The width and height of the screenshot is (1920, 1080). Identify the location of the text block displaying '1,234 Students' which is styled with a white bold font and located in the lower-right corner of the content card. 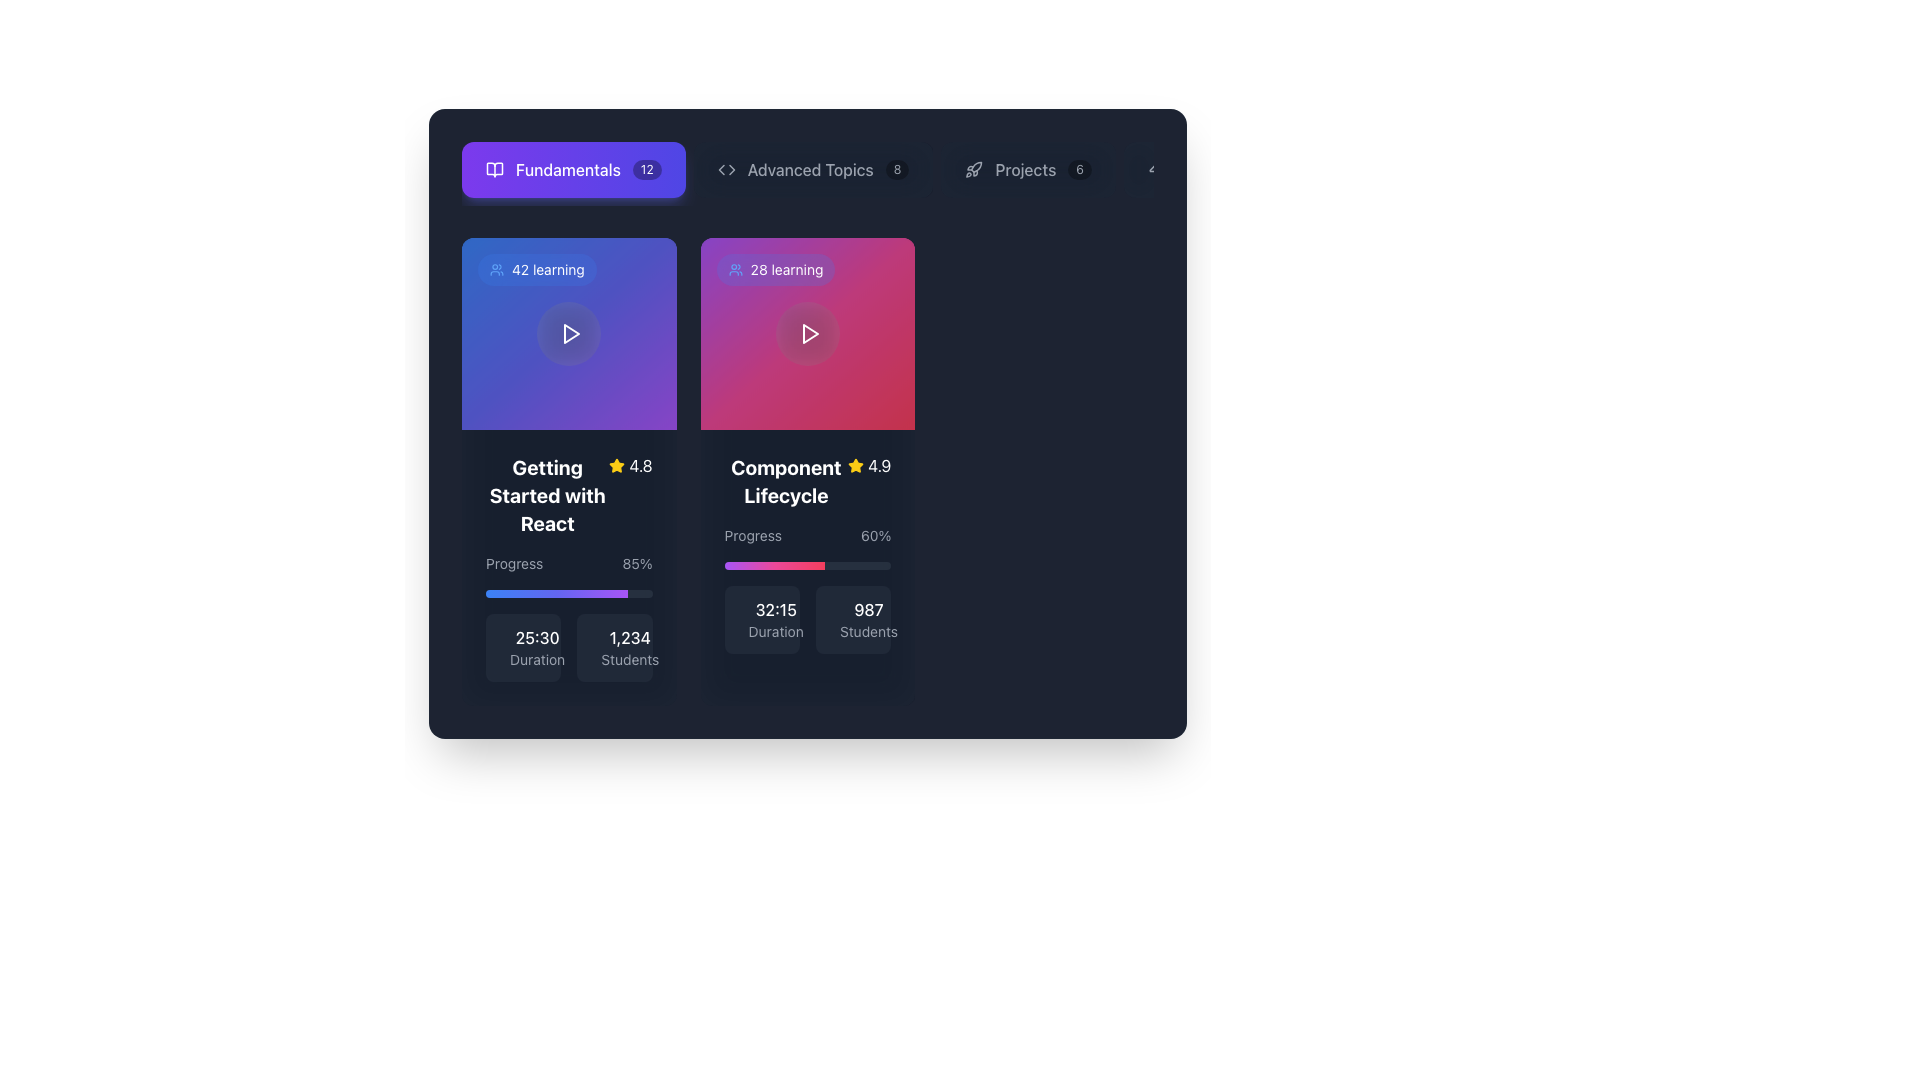
(629, 648).